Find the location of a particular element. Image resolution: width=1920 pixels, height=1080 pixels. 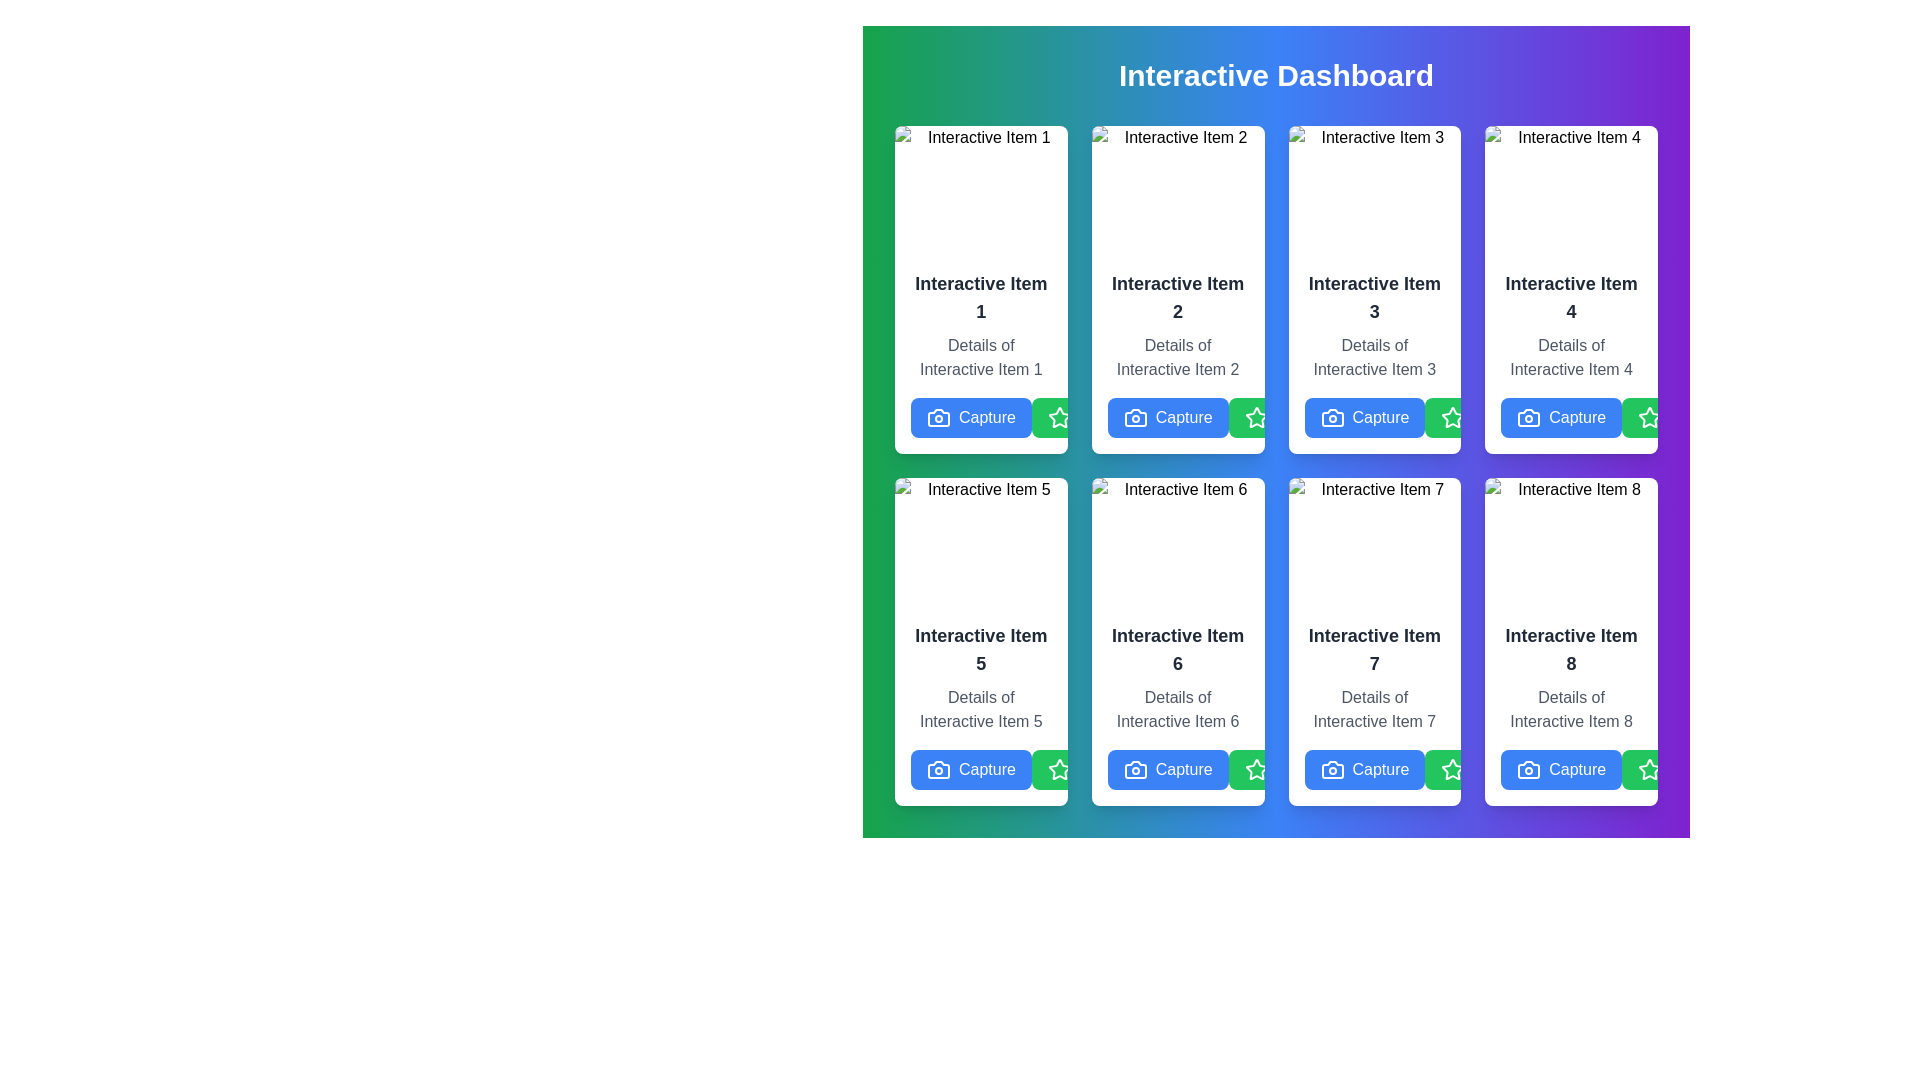

the text block that provides additional information for 'Interactive Item 7', located beneath its header and above the action buttons is located at coordinates (1373, 708).